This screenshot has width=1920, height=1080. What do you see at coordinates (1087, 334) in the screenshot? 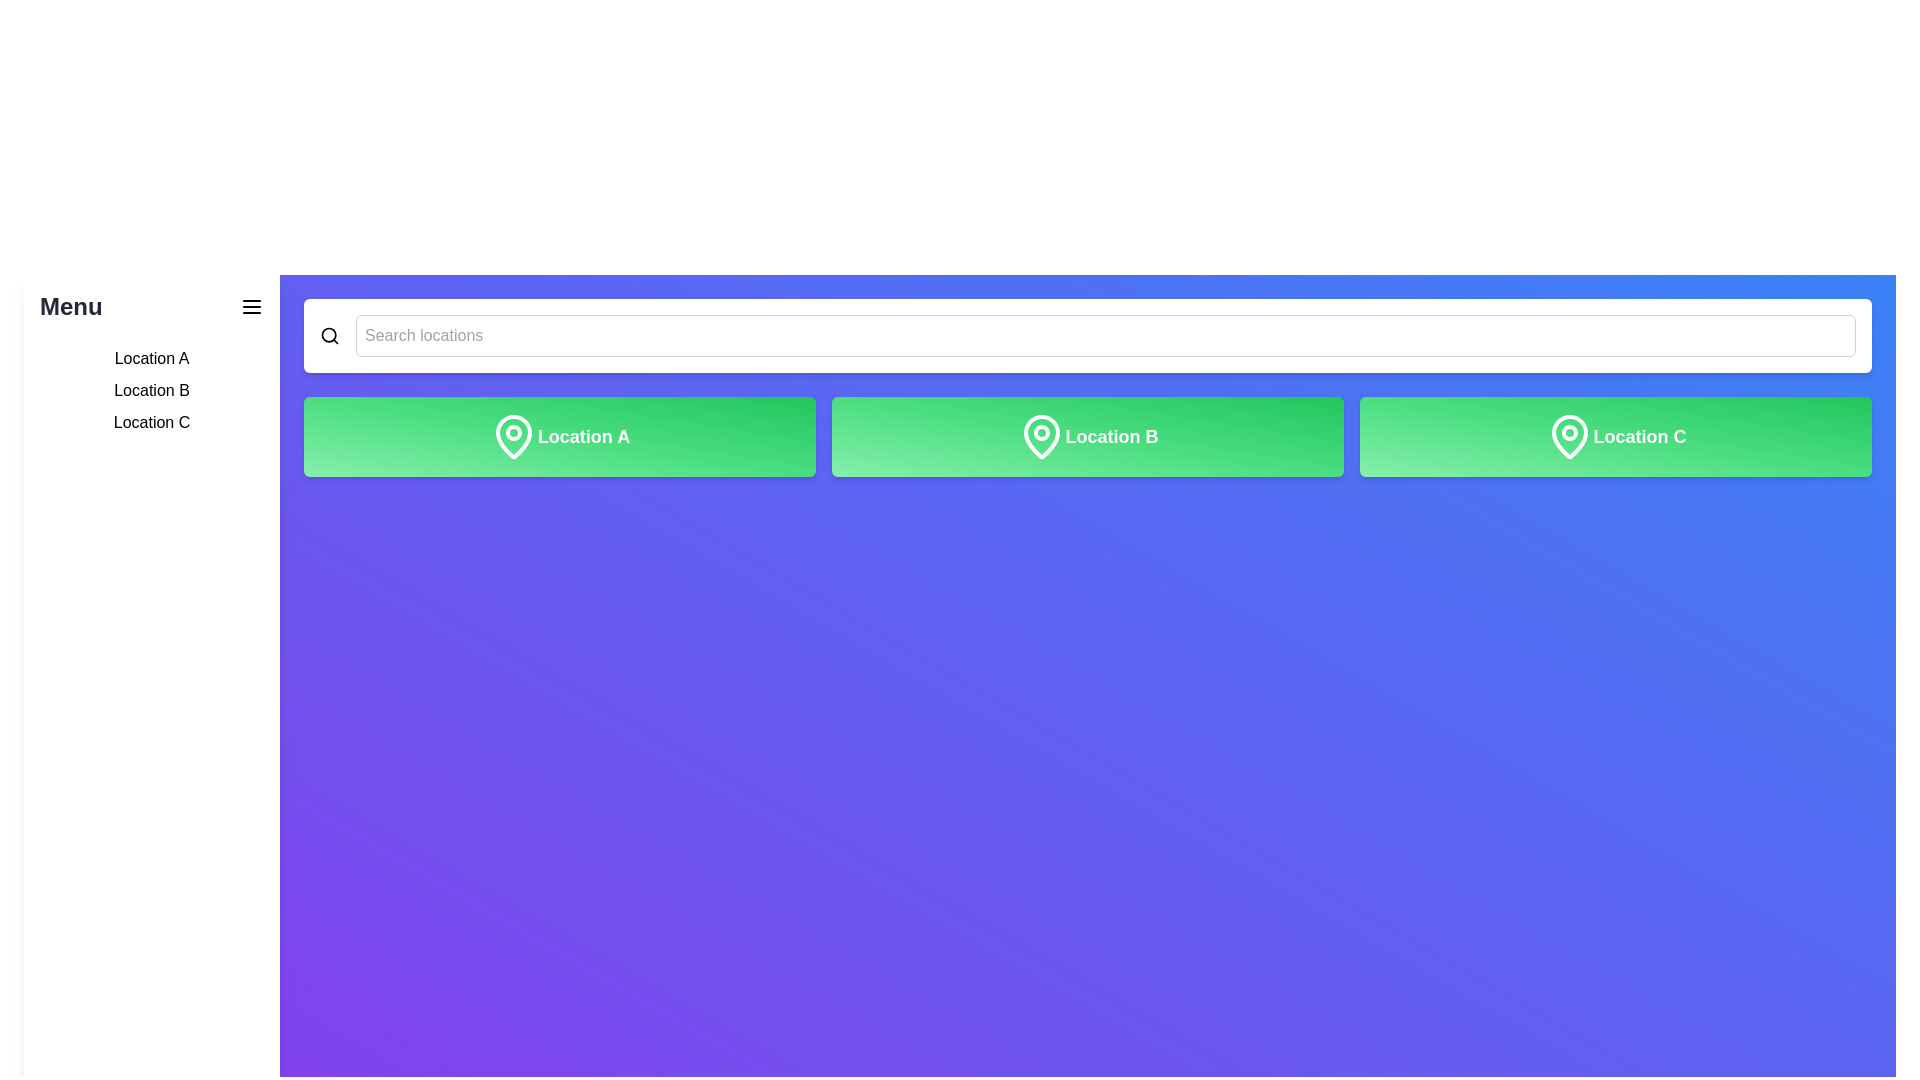
I see `the white rectangular search bar with rounded corners and a magnifying glass icon, located at the top center of the interface, just below the primary navigation` at bounding box center [1087, 334].